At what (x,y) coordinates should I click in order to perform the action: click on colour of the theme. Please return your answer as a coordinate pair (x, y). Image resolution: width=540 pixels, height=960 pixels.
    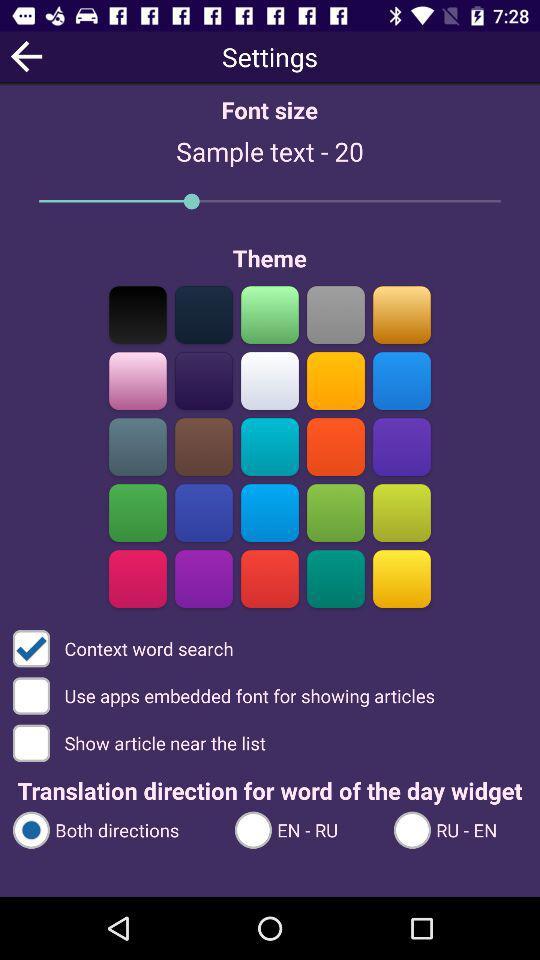
    Looking at the image, I should click on (270, 380).